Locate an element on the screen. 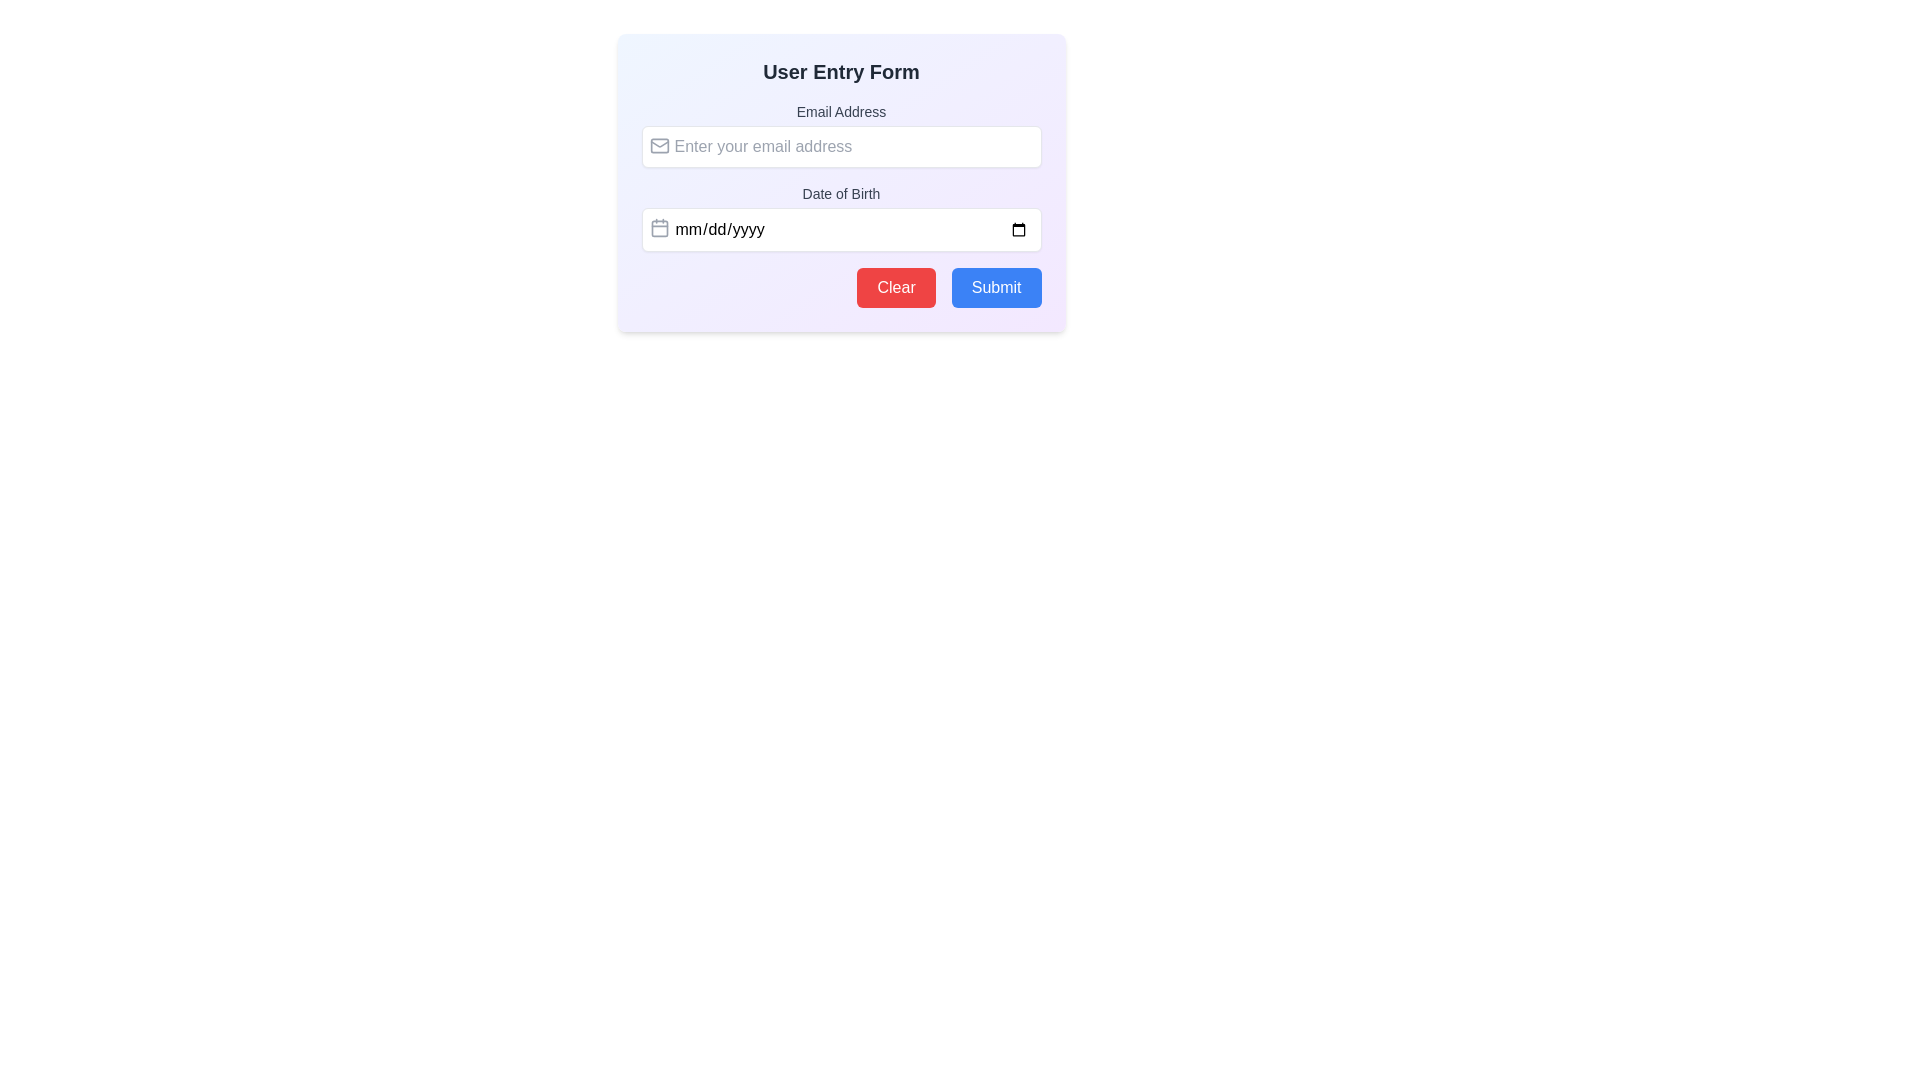  the text label that guides the user to input their date of birth, which is positioned above the corresponding input field in the center of the form is located at coordinates (841, 193).